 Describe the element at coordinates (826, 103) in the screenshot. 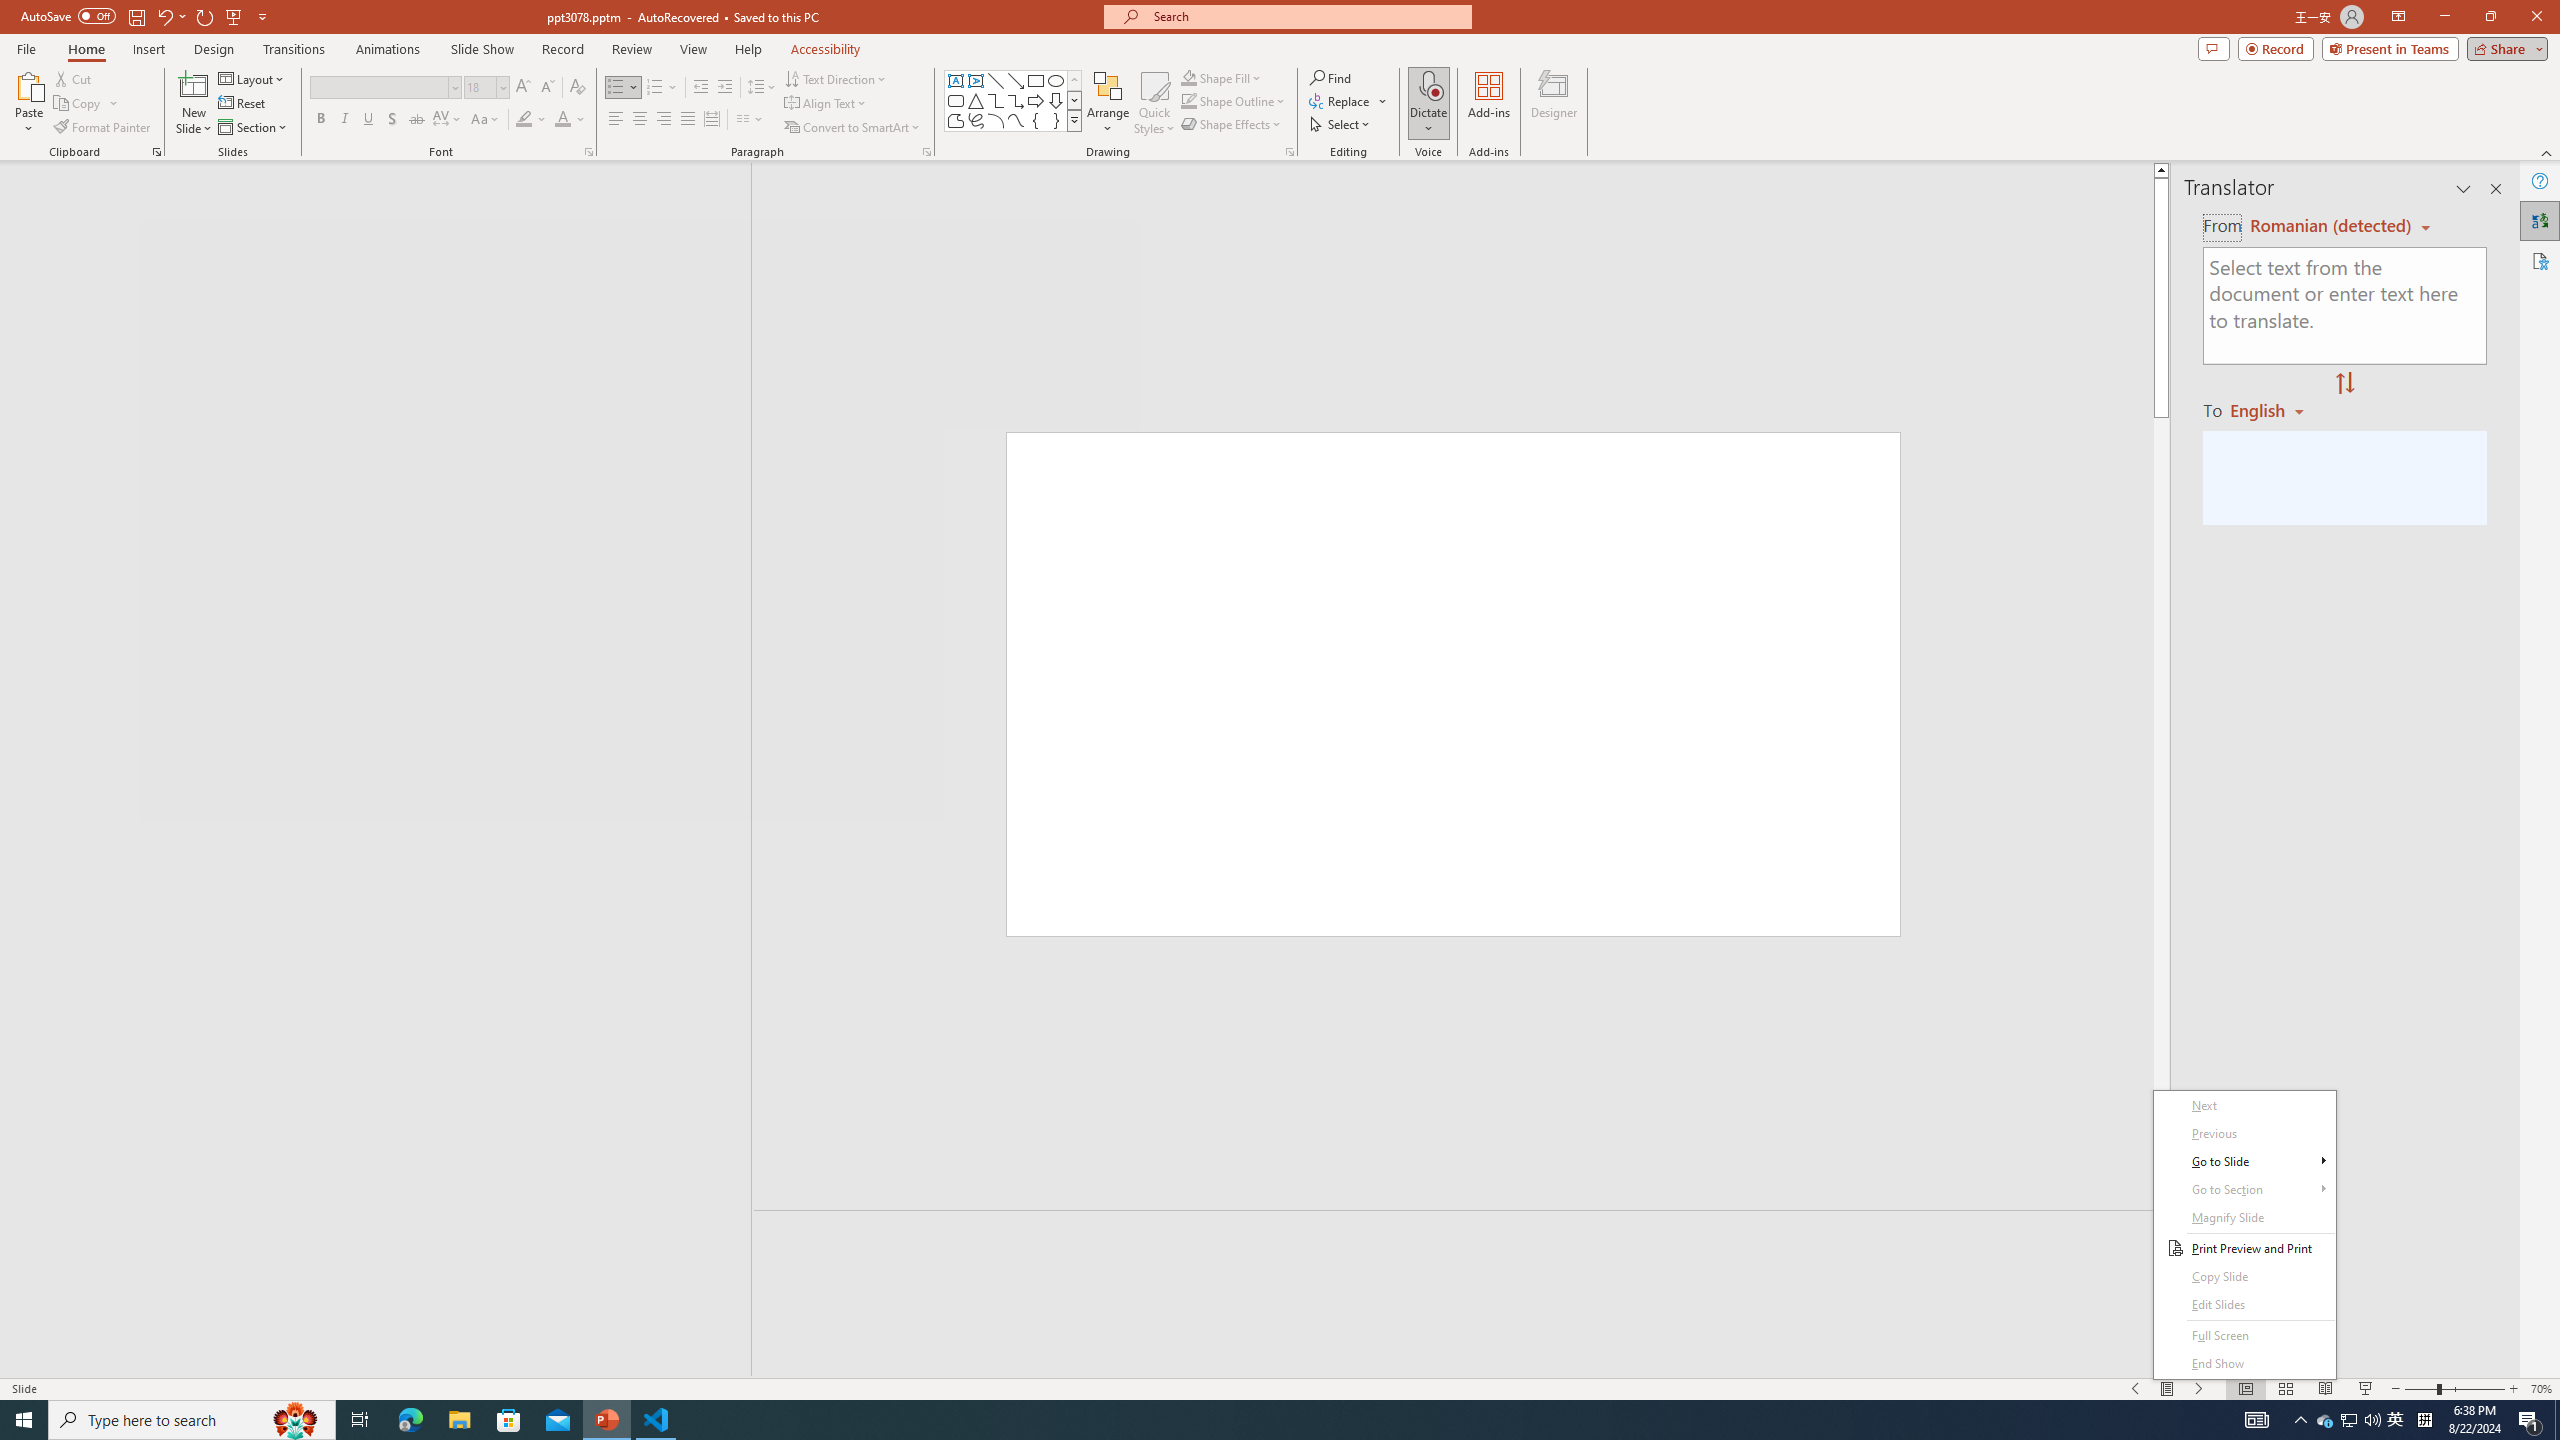

I see `'Align Text'` at that location.